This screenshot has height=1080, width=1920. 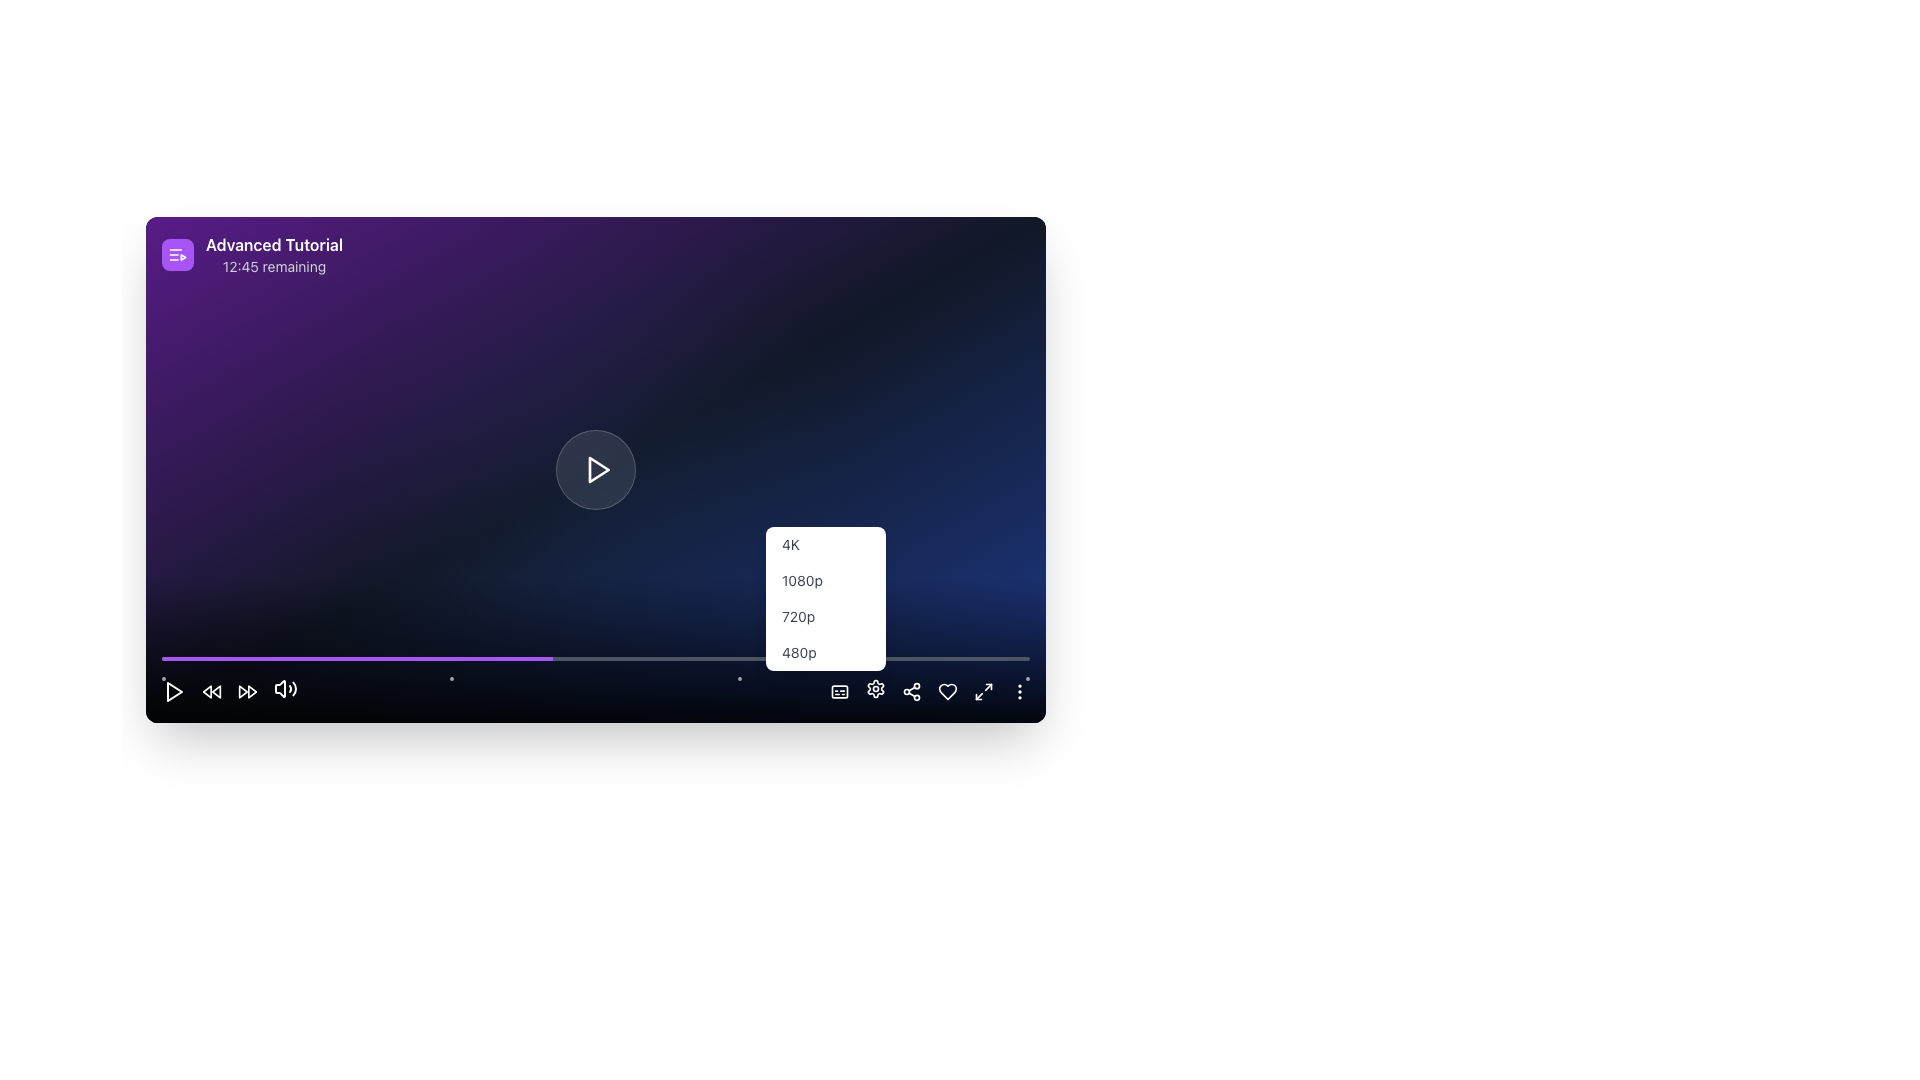 What do you see at coordinates (911, 690) in the screenshot?
I see `the share icon button located in the bottom right portion of the interface` at bounding box center [911, 690].